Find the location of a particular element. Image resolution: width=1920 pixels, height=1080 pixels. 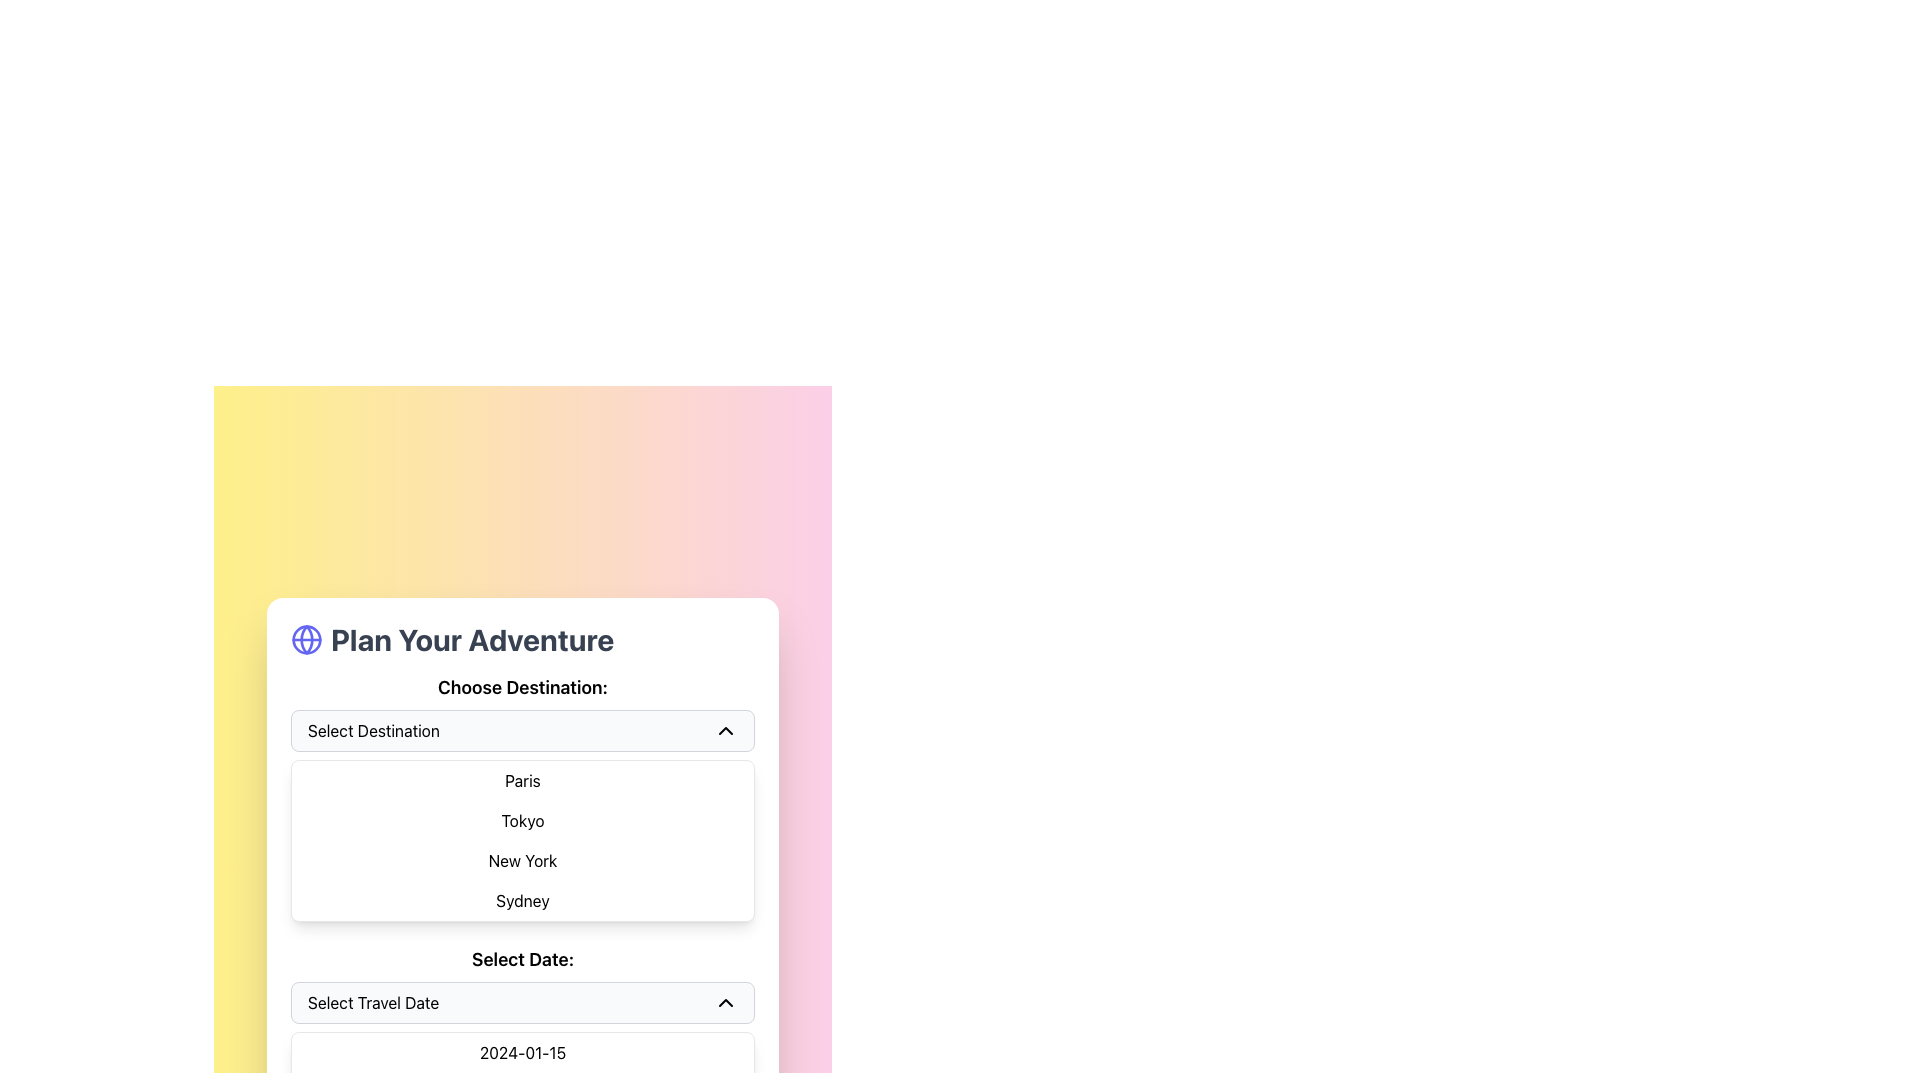

the SVG Circle element that is part of the decorative or branding icon representing a globe, located to the left of the text element titled 'Plan Your Adventure' is located at coordinates (306, 640).